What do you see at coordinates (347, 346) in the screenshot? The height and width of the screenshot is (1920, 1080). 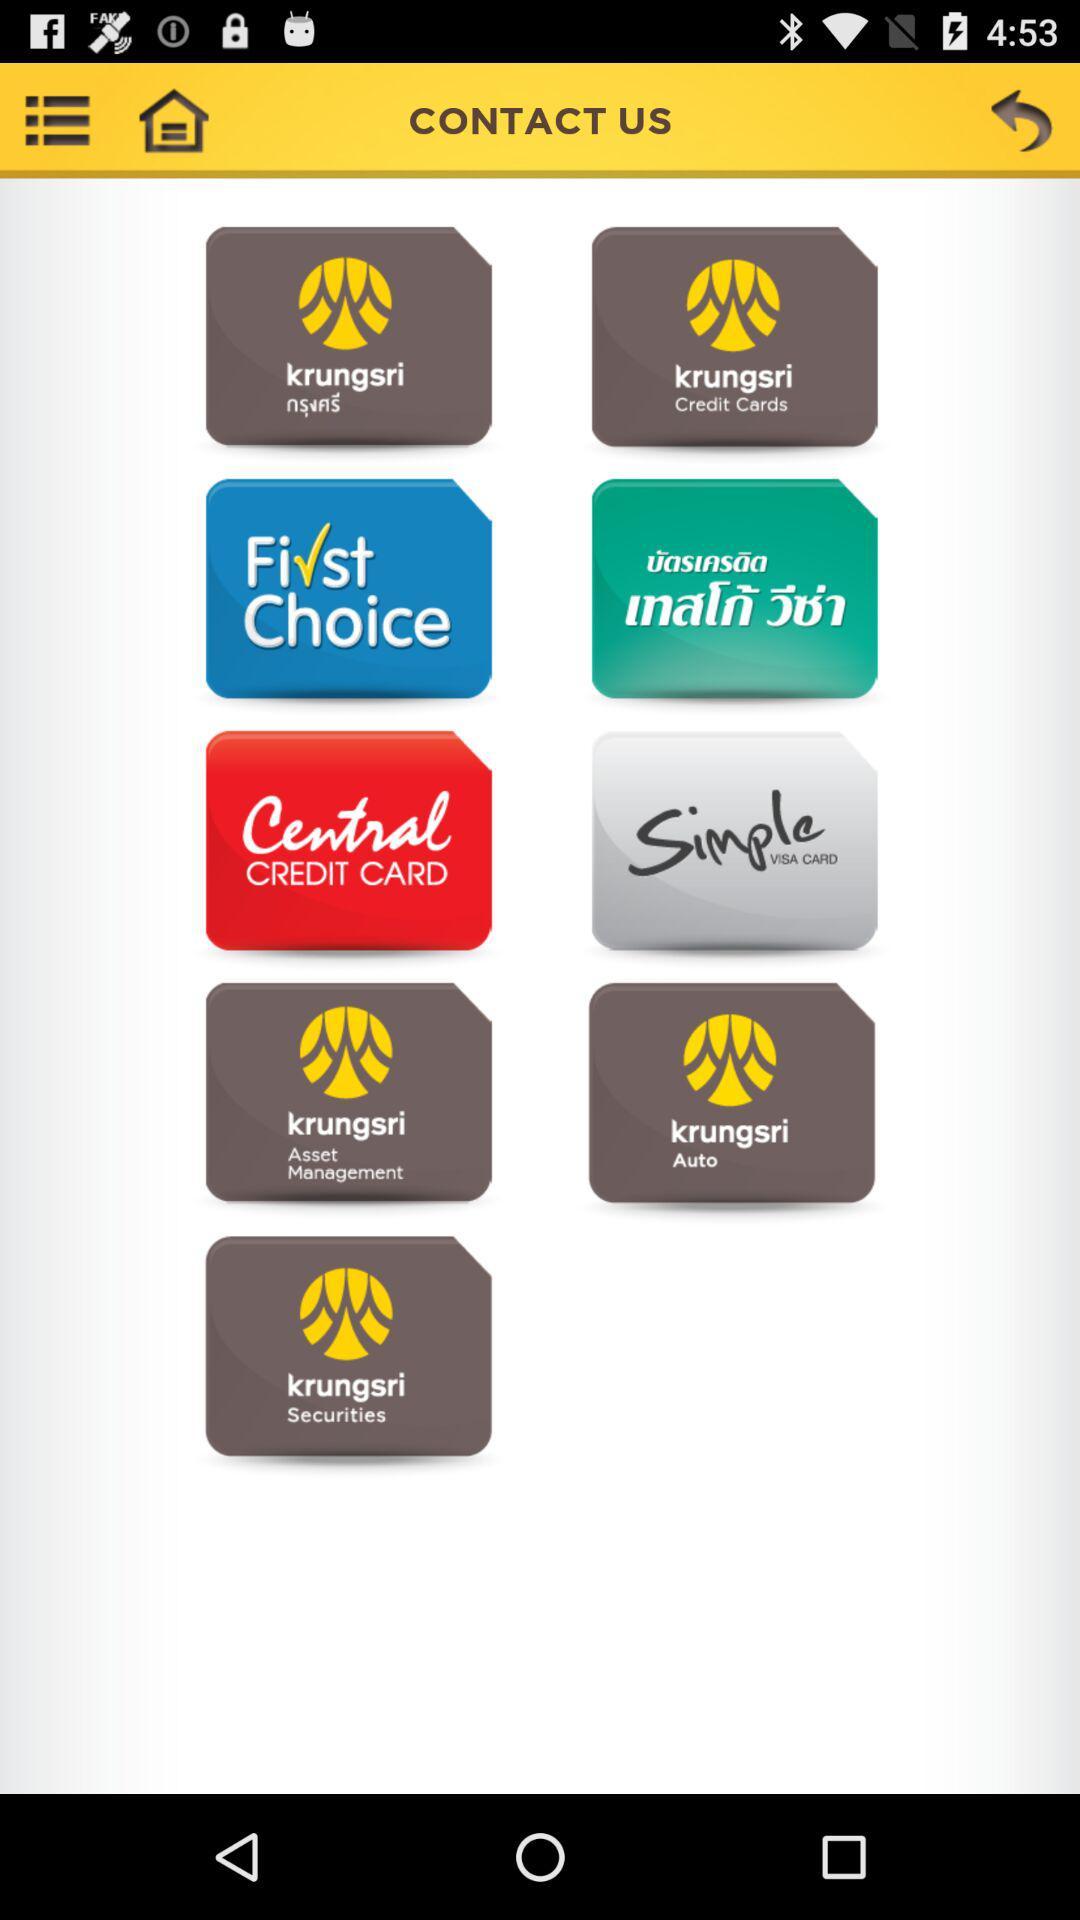 I see `the icon below the contact us item` at bounding box center [347, 346].